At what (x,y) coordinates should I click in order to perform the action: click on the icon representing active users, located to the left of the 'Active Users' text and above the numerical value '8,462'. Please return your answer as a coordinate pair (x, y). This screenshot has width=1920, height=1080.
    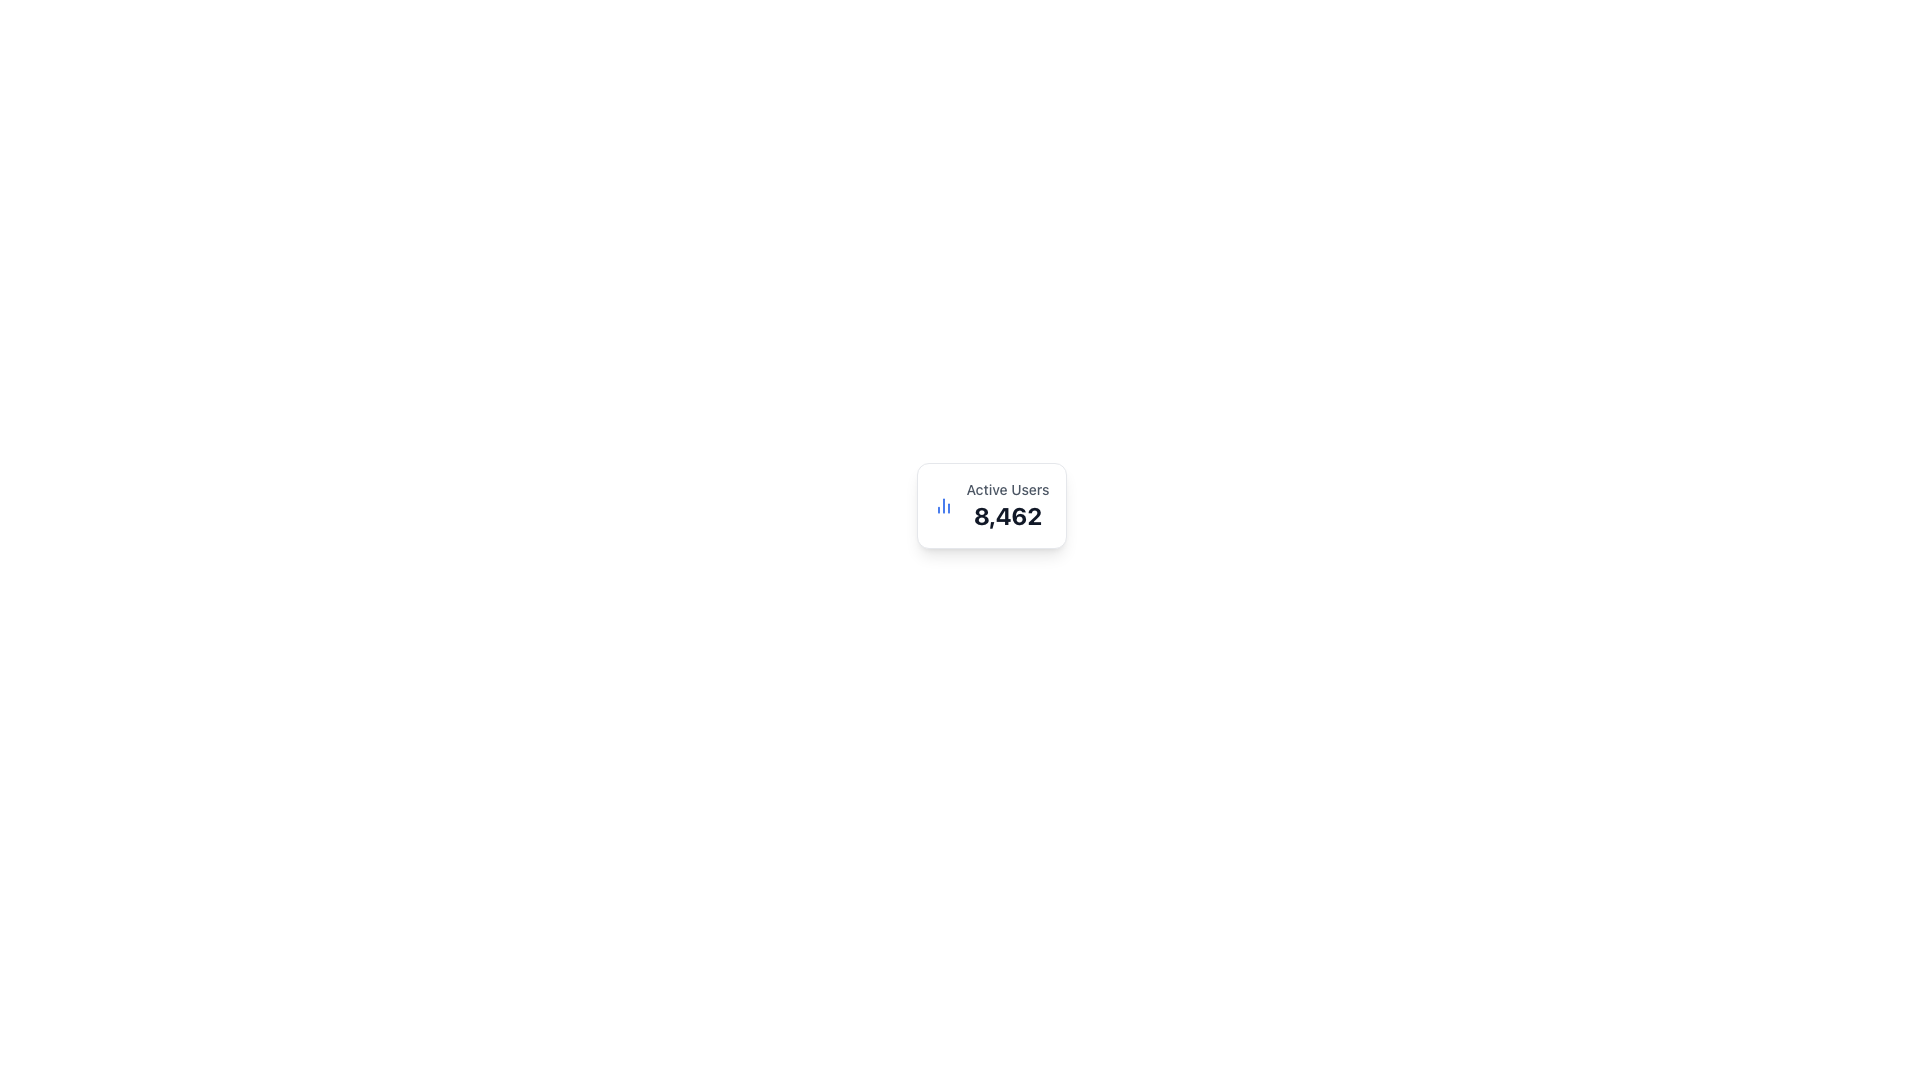
    Looking at the image, I should click on (943, 504).